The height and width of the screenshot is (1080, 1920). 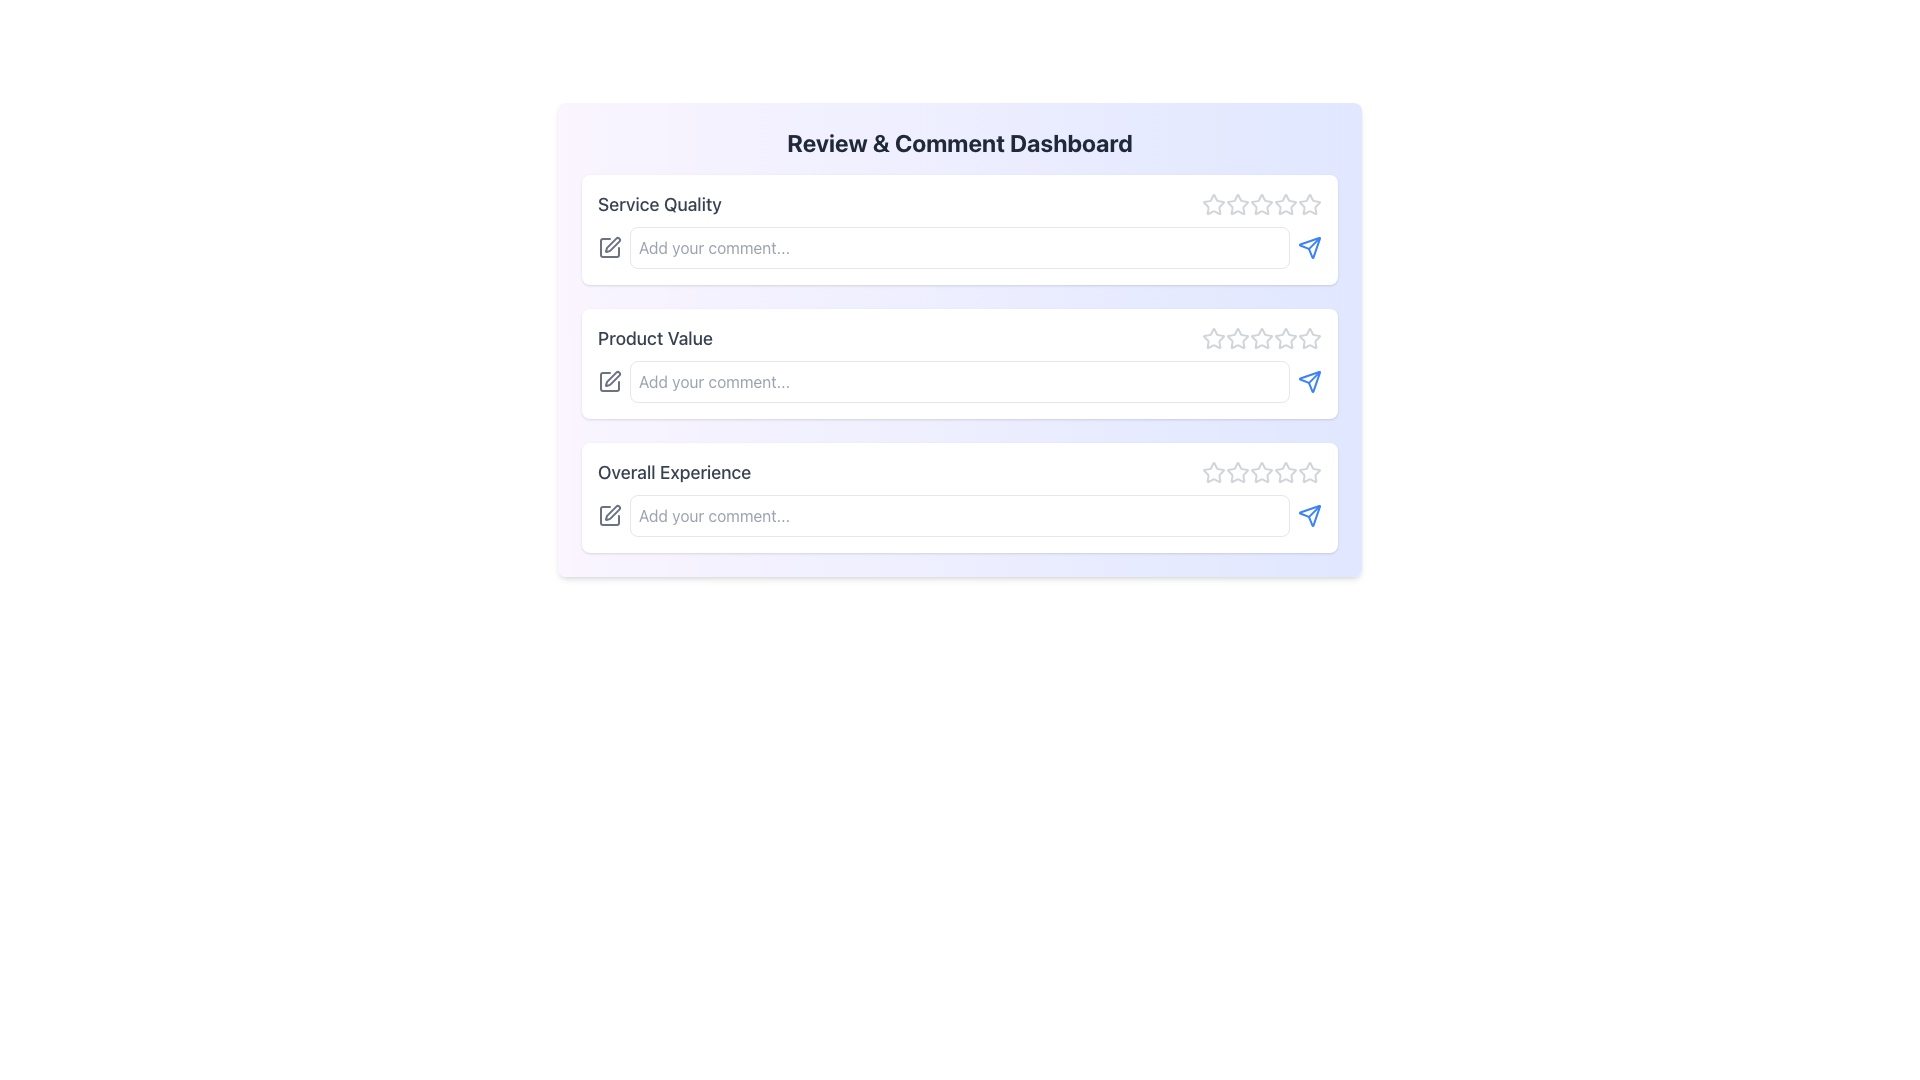 I want to click on the fourth star icon in the 'Overall Experience' row, so click(x=1309, y=471).